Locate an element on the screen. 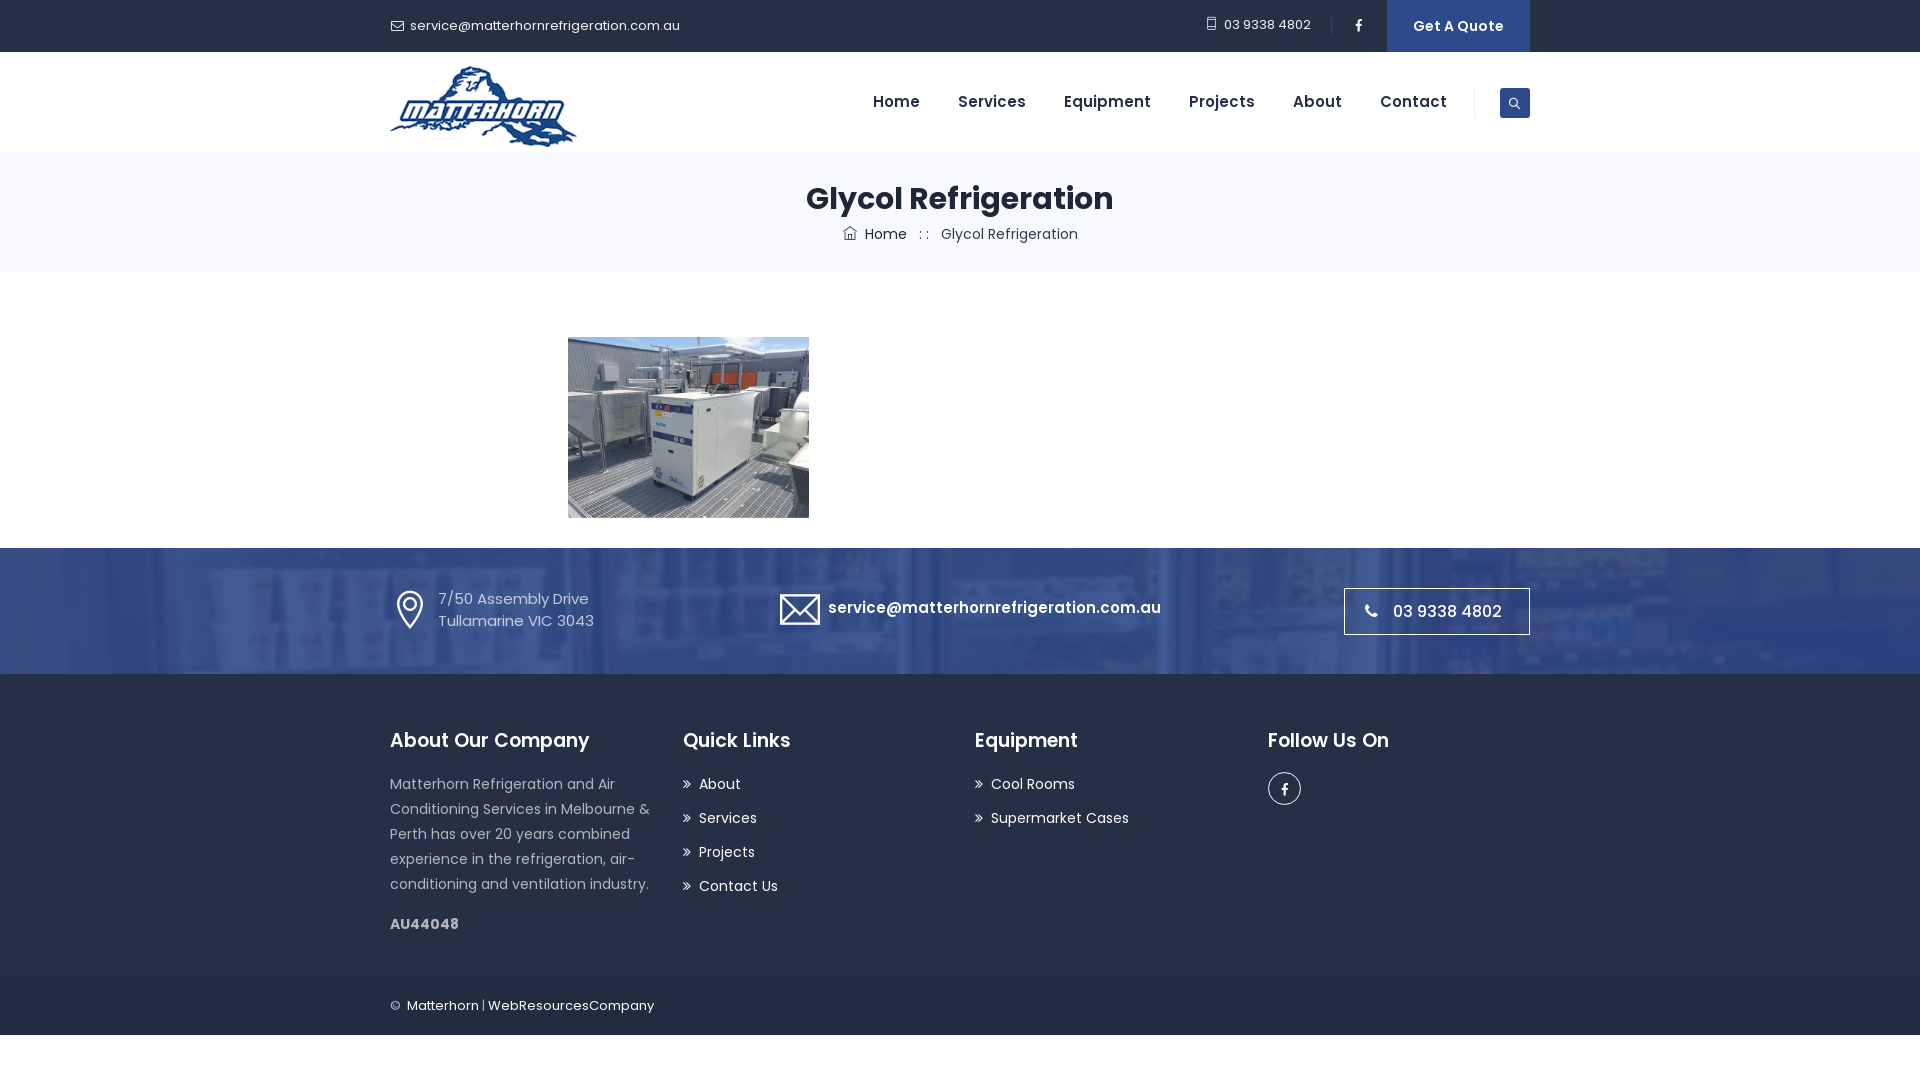  'service@matterhornrefrigeration.com.au' is located at coordinates (545, 25).